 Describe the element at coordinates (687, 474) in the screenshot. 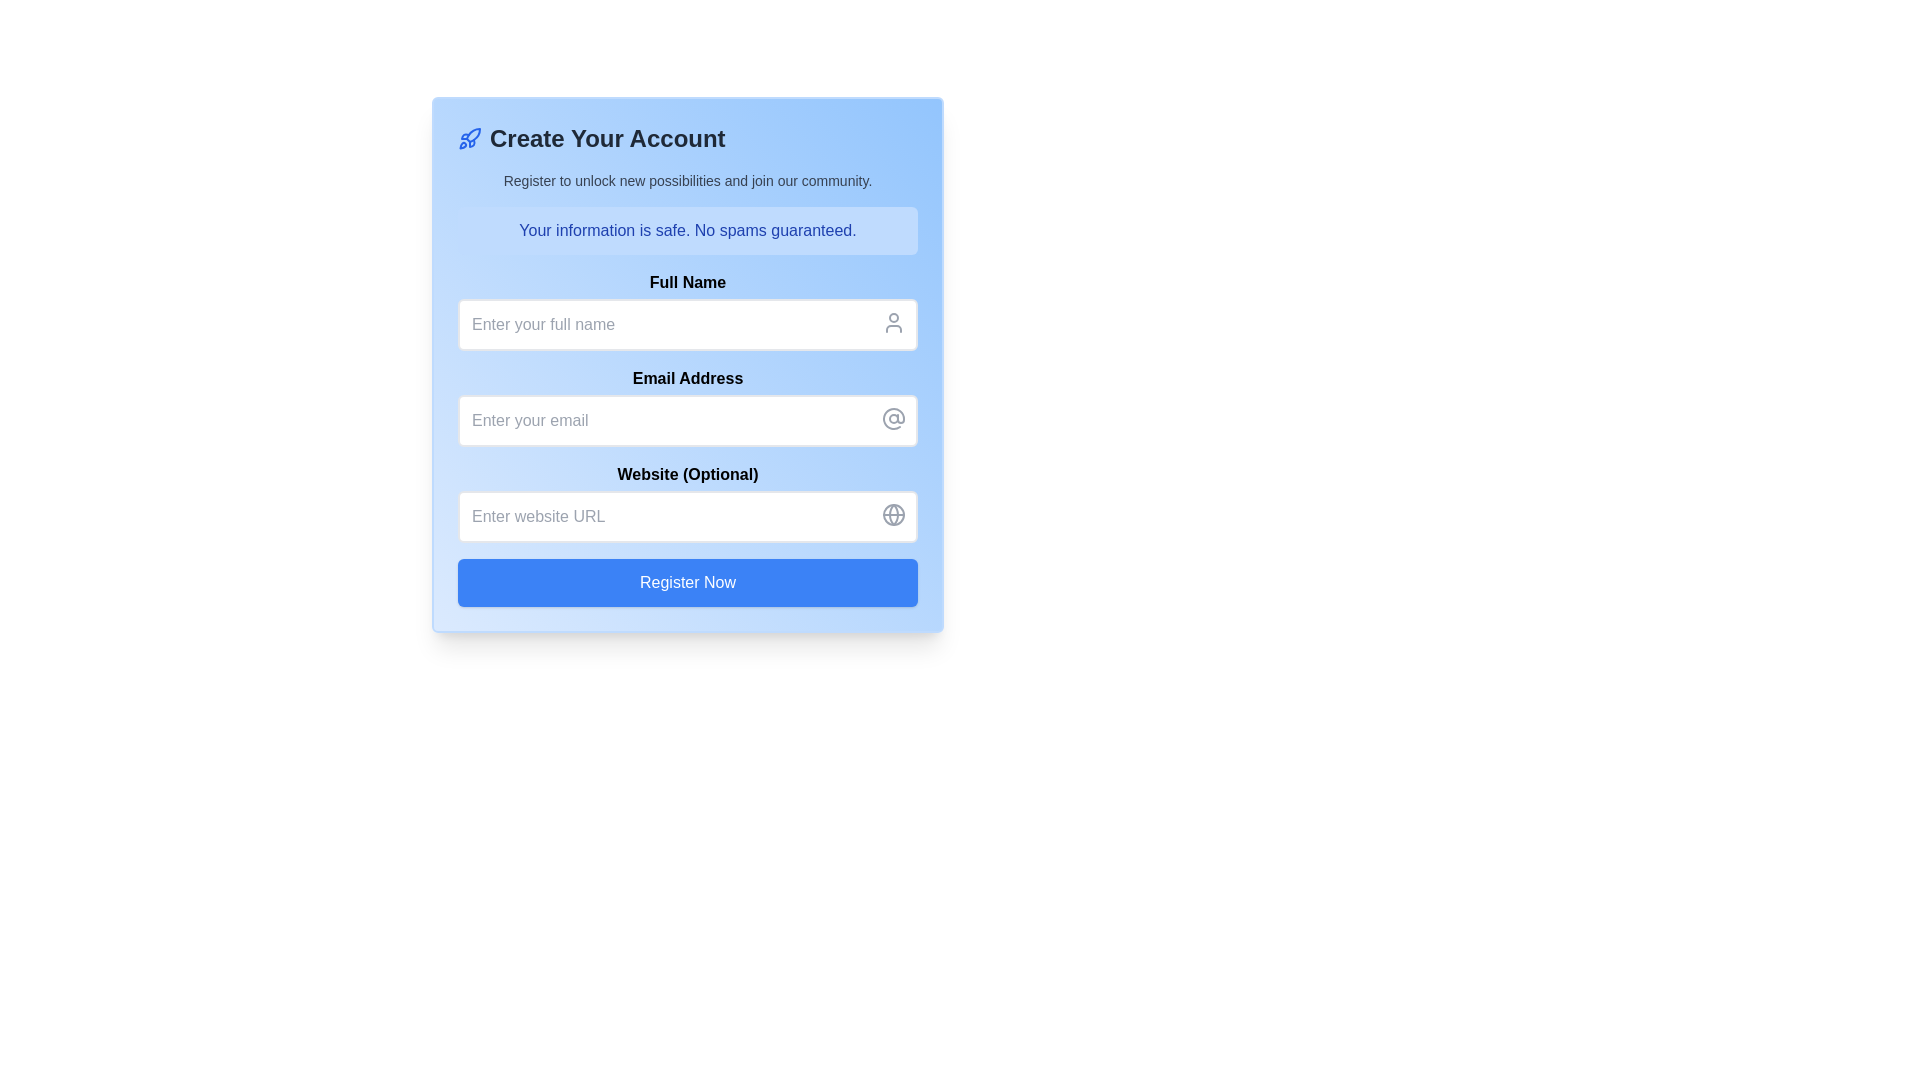

I see `the label reading 'Website (Optional)' which is styled in bold and positioned above a text input field` at that location.